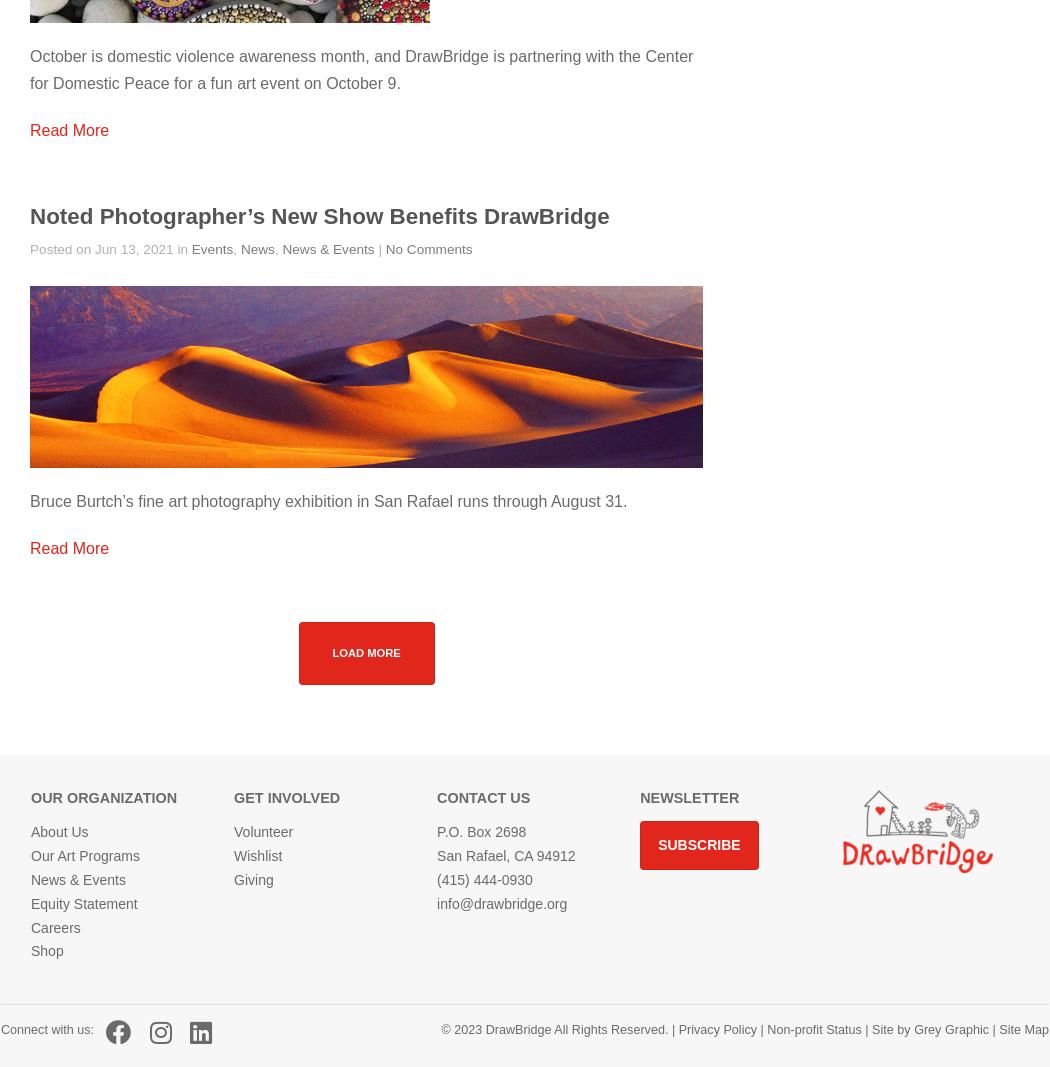 Image resolution: width=1050 pixels, height=1067 pixels. I want to click on 'October is domestic violence awareness month, and DrawBridge is partnering with the Center for Domestic Peace for a fun art event on October 9.', so click(360, 68).